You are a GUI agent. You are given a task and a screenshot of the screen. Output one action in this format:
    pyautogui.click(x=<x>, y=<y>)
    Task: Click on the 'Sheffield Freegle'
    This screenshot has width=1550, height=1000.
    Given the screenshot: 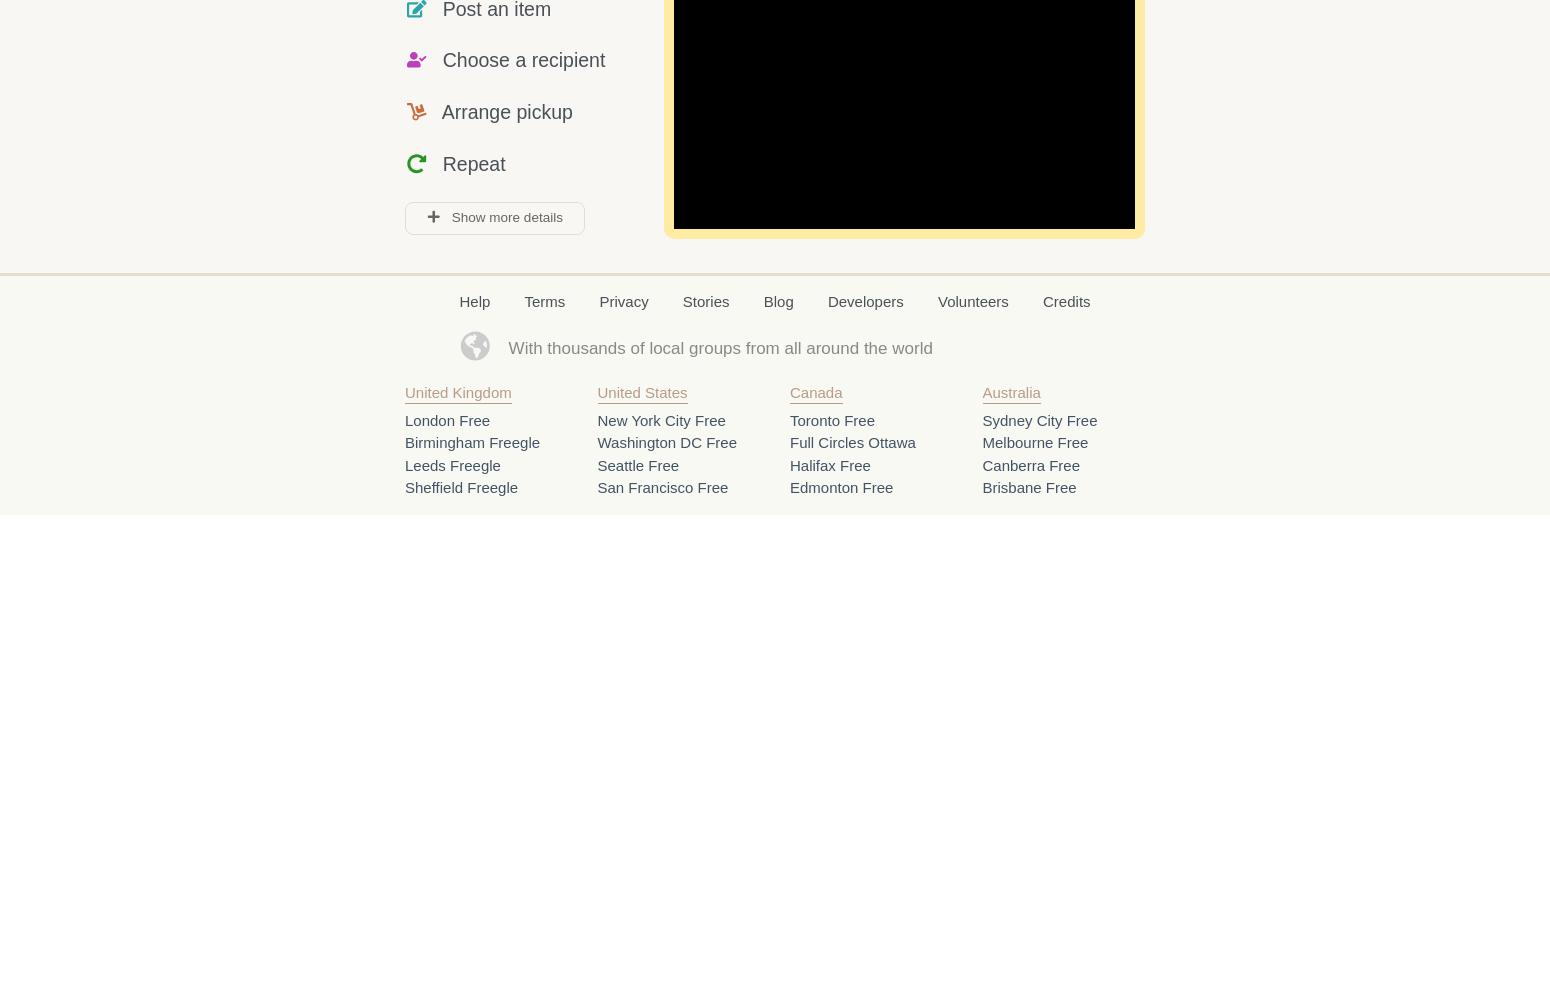 What is the action you would take?
    pyautogui.click(x=461, y=486)
    